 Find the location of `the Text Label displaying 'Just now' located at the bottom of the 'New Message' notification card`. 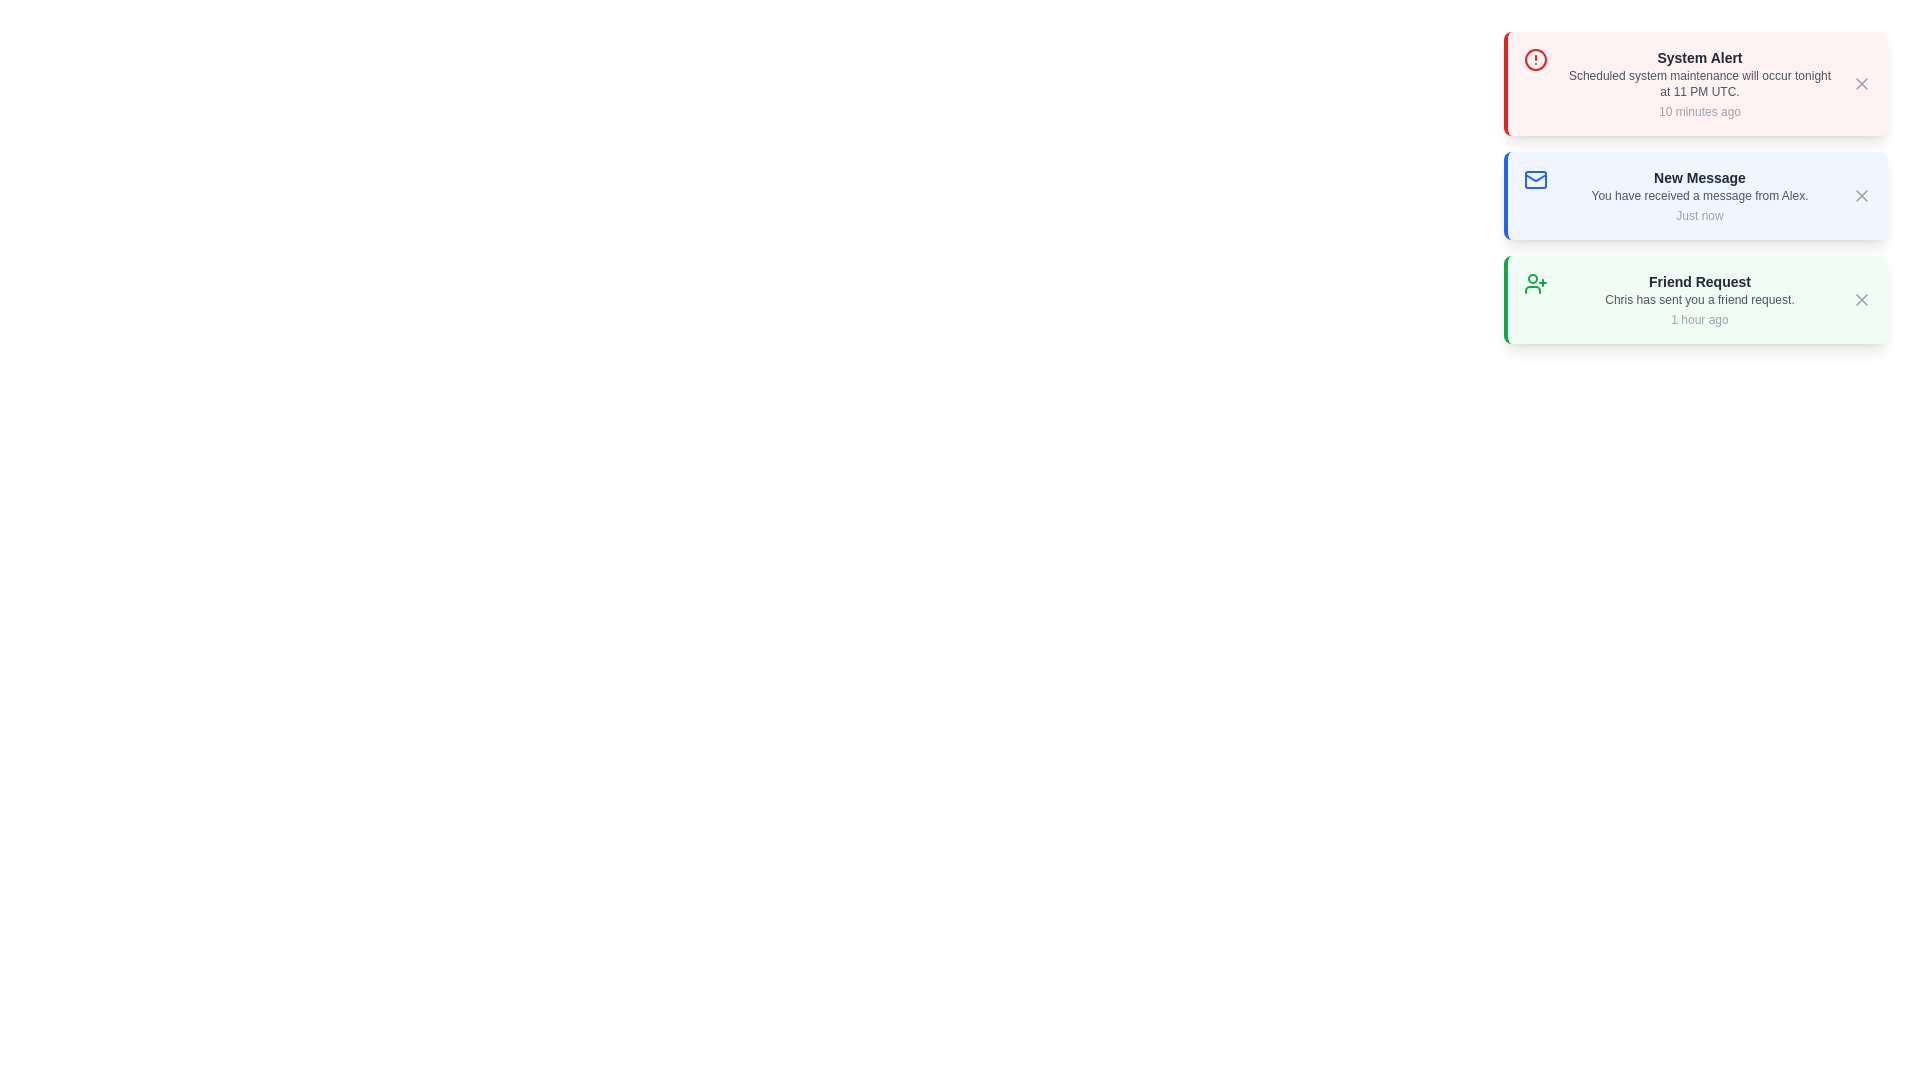

the Text Label displaying 'Just now' located at the bottom of the 'New Message' notification card is located at coordinates (1698, 216).